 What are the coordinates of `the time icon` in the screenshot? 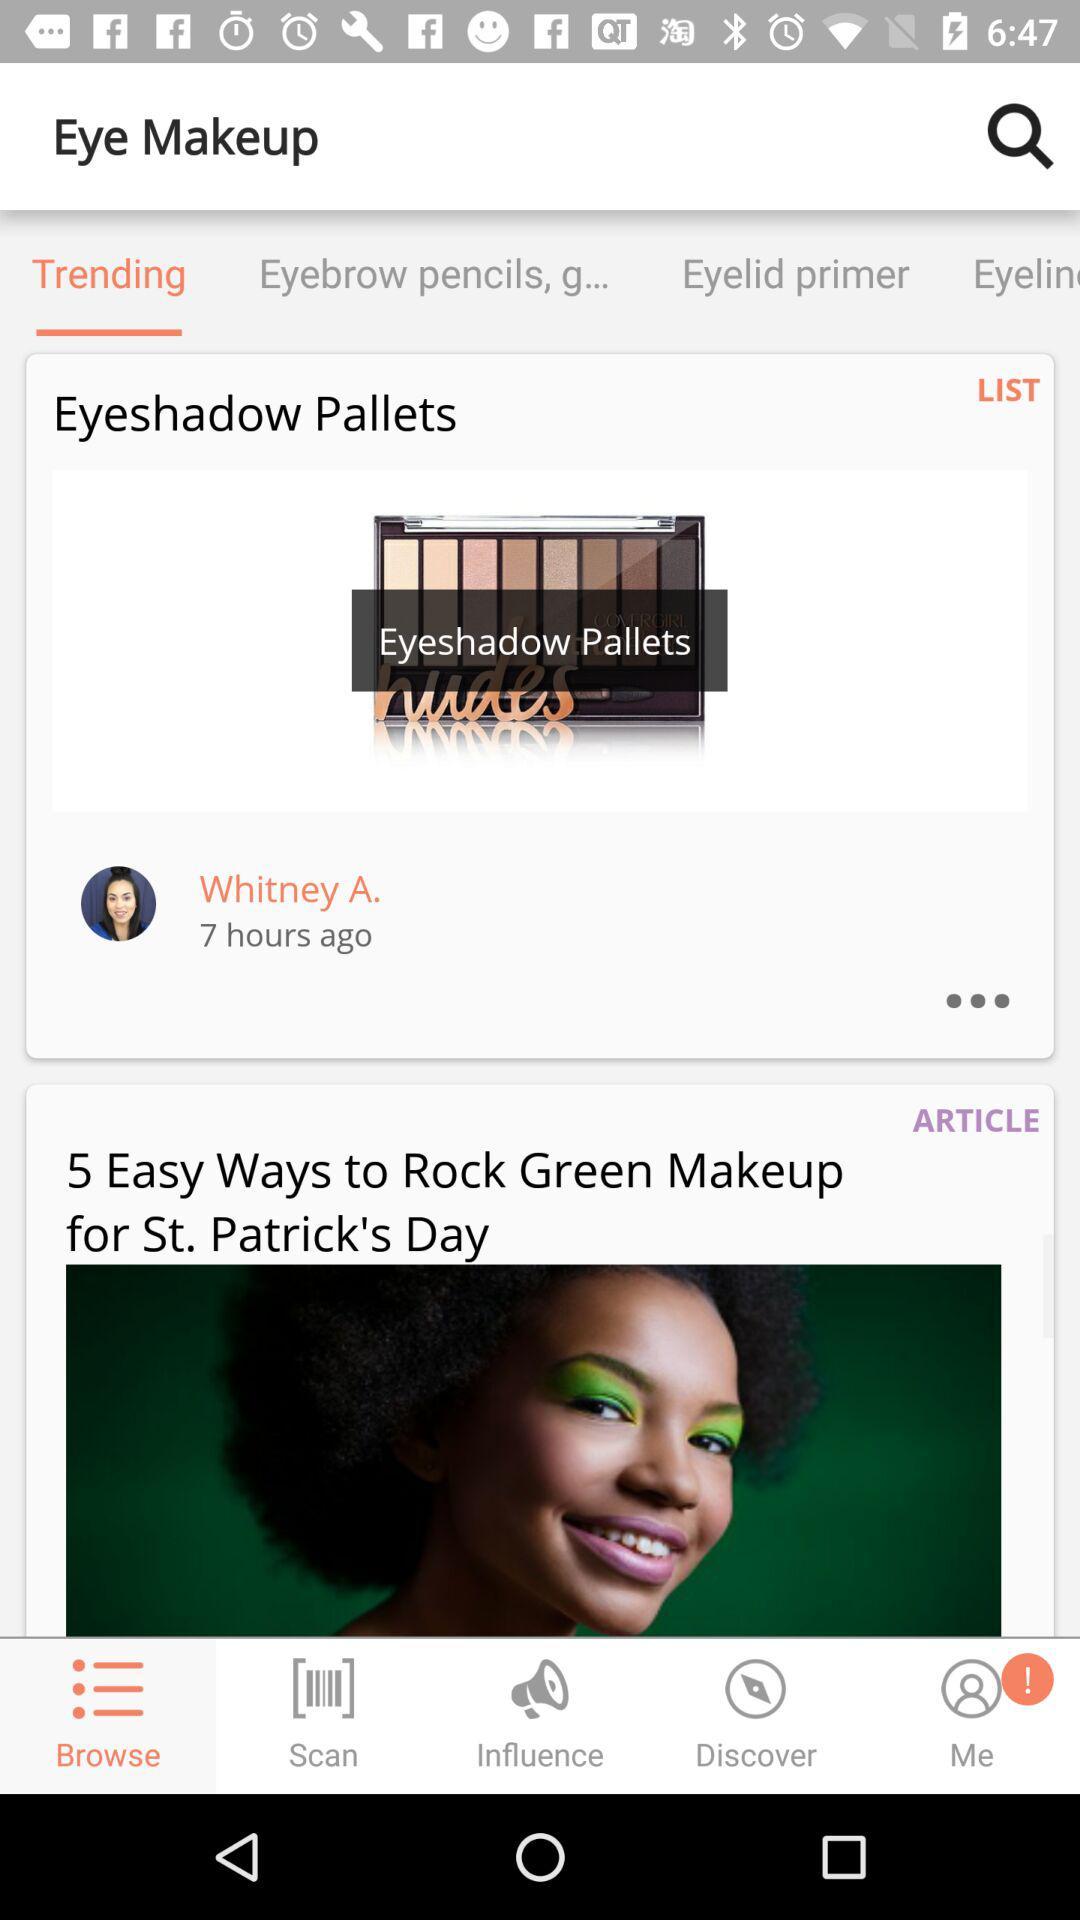 It's located at (756, 1715).